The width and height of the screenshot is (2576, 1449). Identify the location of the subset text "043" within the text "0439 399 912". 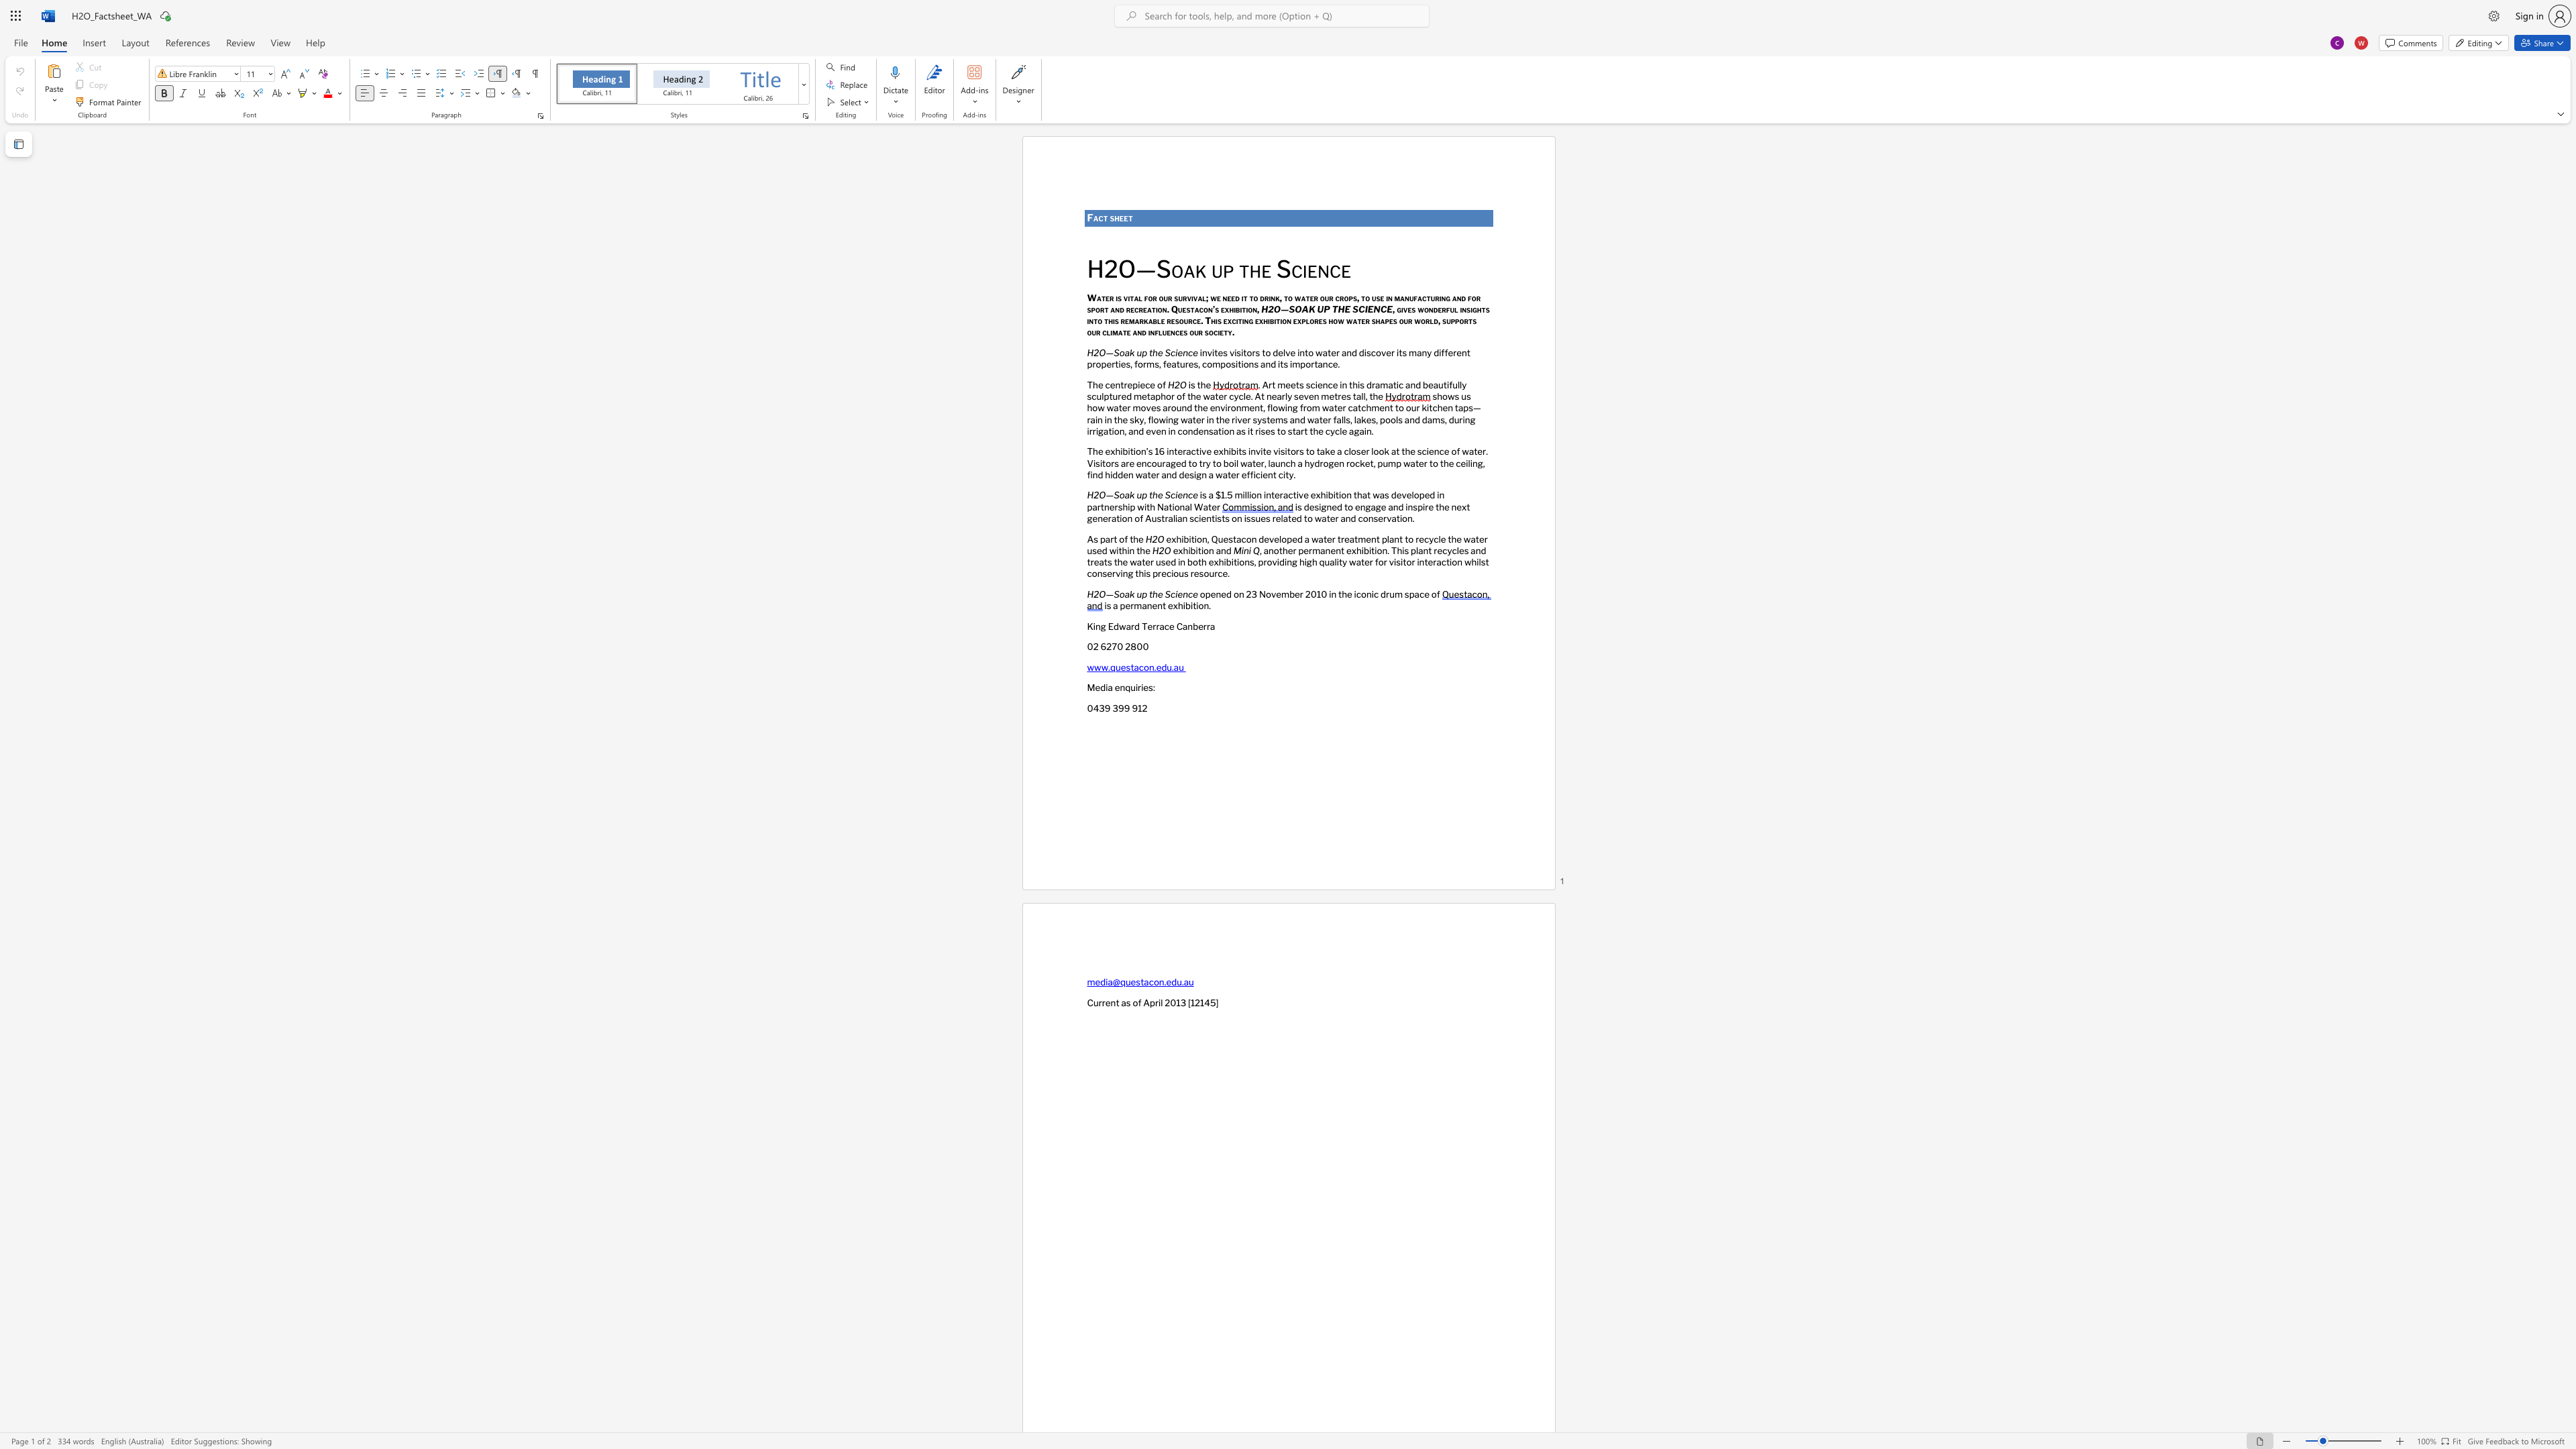
(1087, 708).